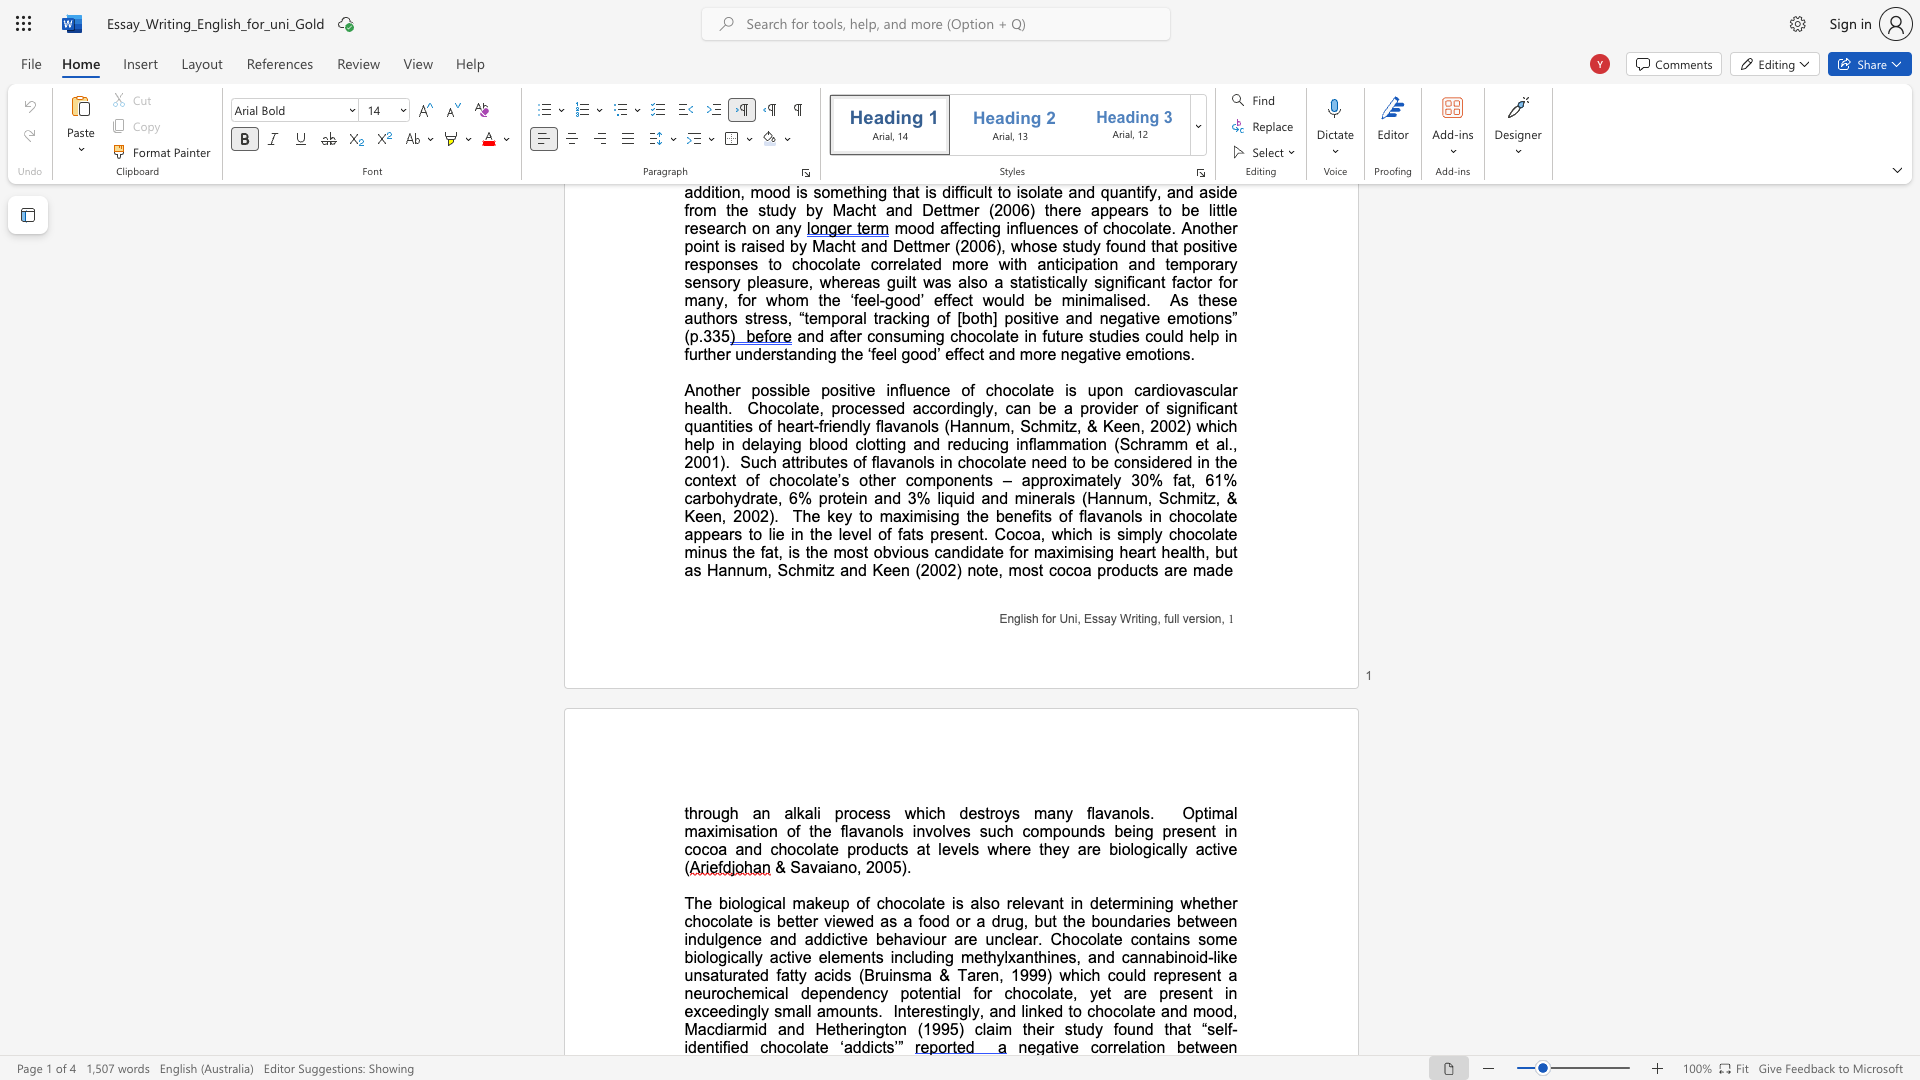 The height and width of the screenshot is (1080, 1920). I want to click on the subset text "no," within the text "& Savaiano, 2005).", so click(839, 866).